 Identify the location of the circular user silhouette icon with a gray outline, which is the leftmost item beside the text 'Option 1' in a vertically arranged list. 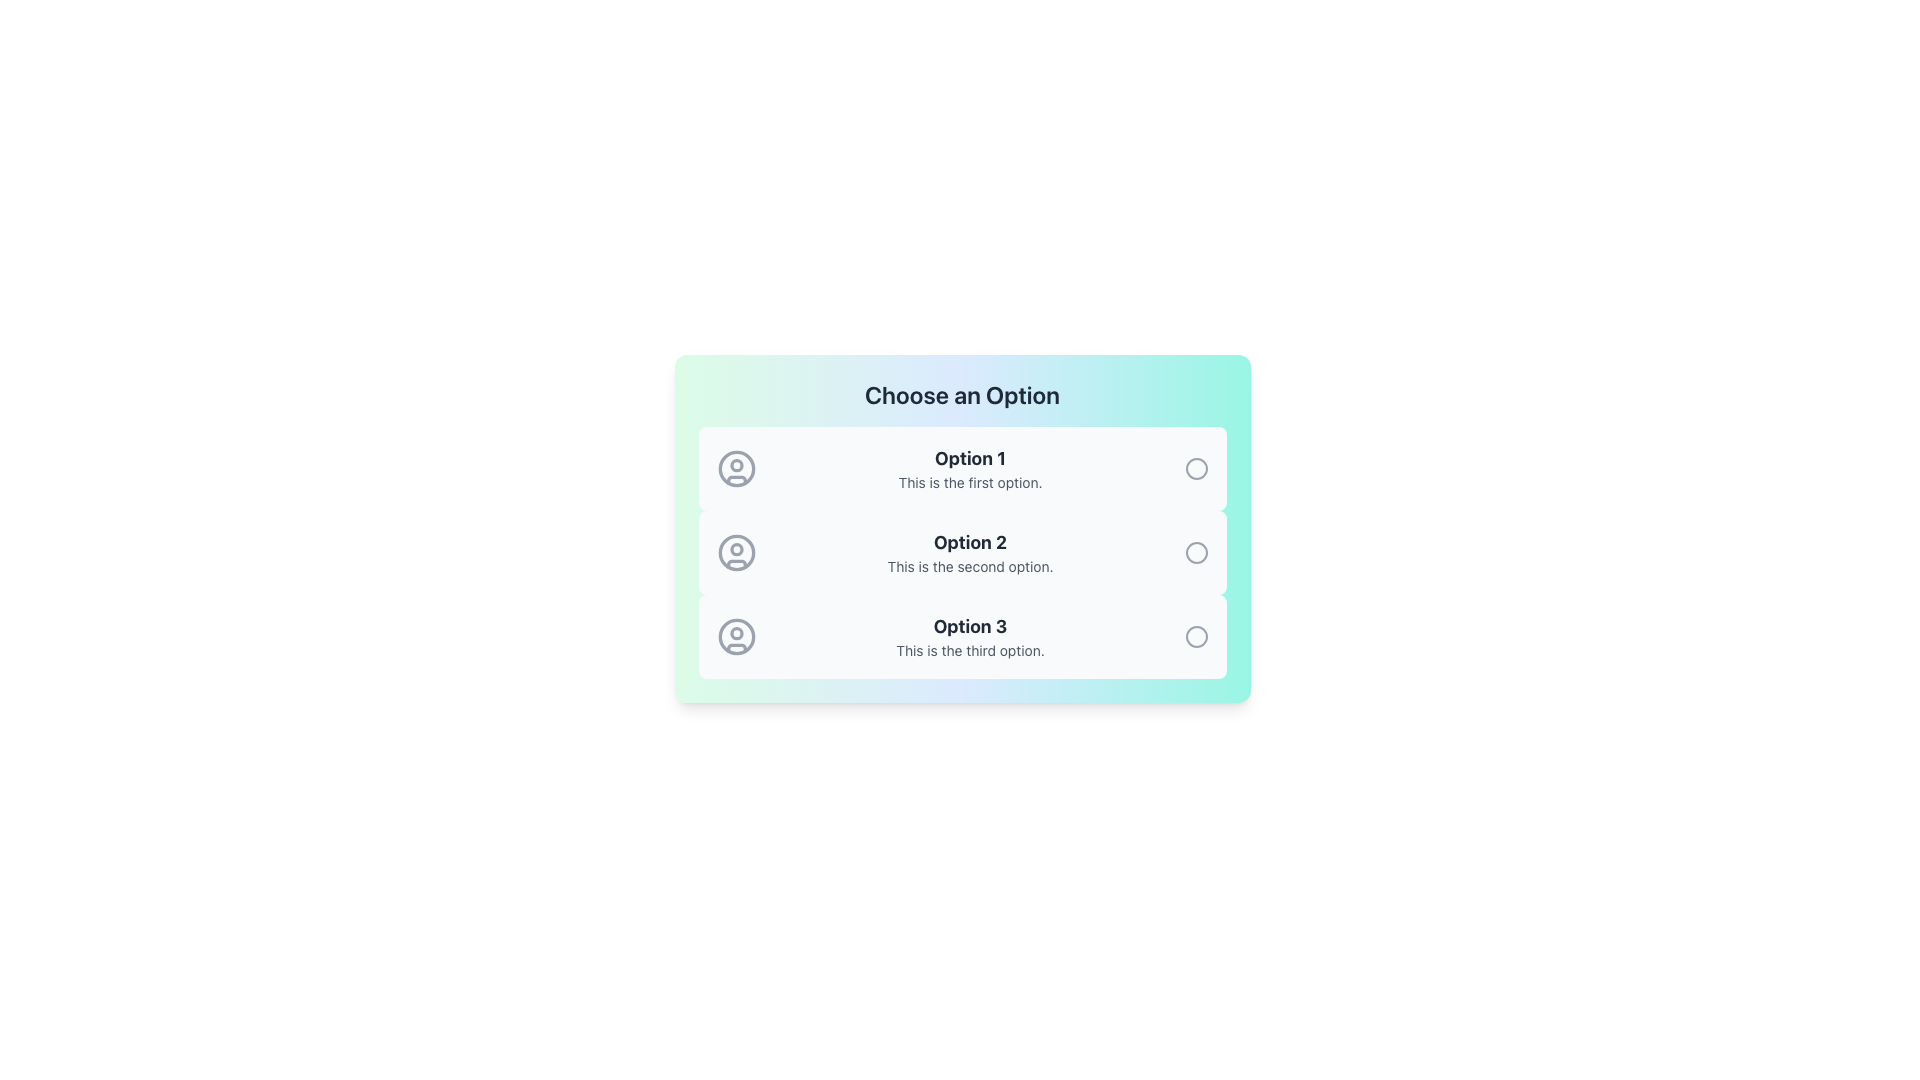
(735, 469).